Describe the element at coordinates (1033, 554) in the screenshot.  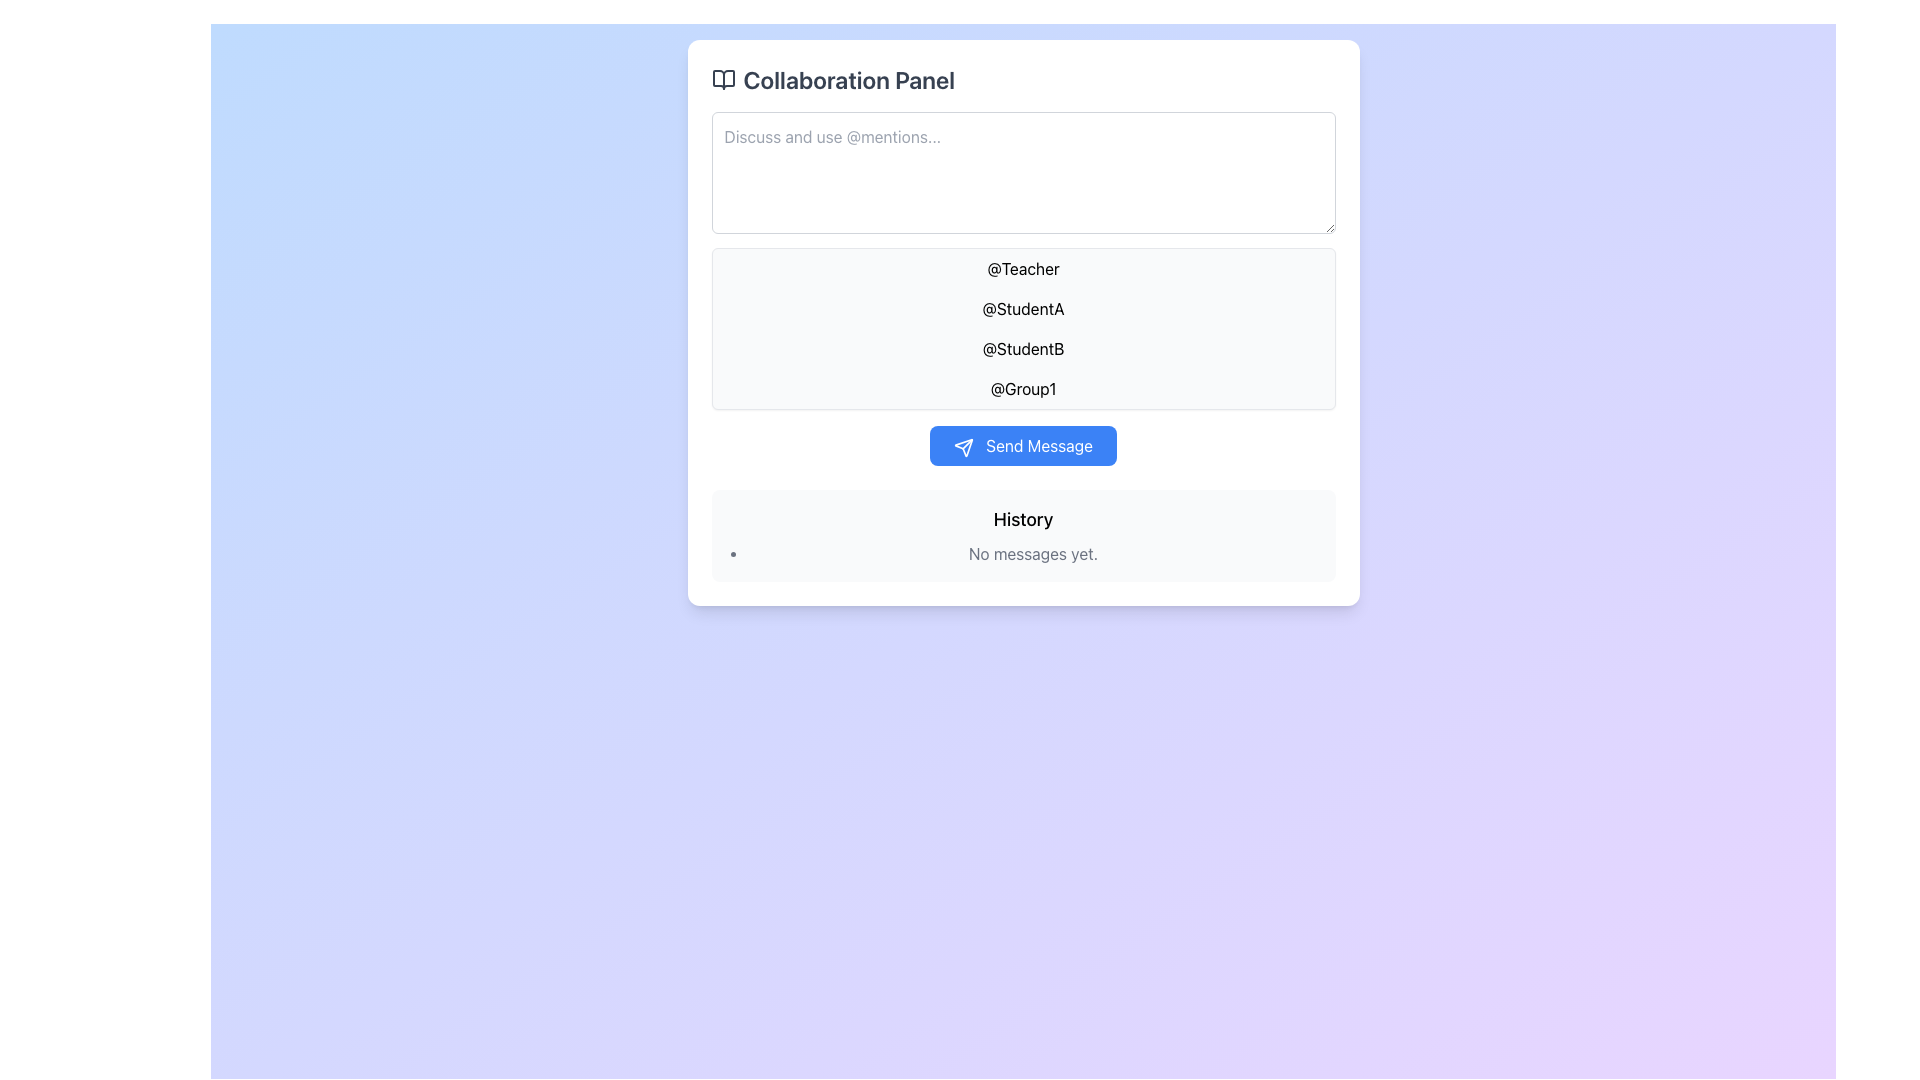
I see `message displayed in the text label that says 'No messages yet.' located within the bullet-pointed list under the 'History' section` at that location.